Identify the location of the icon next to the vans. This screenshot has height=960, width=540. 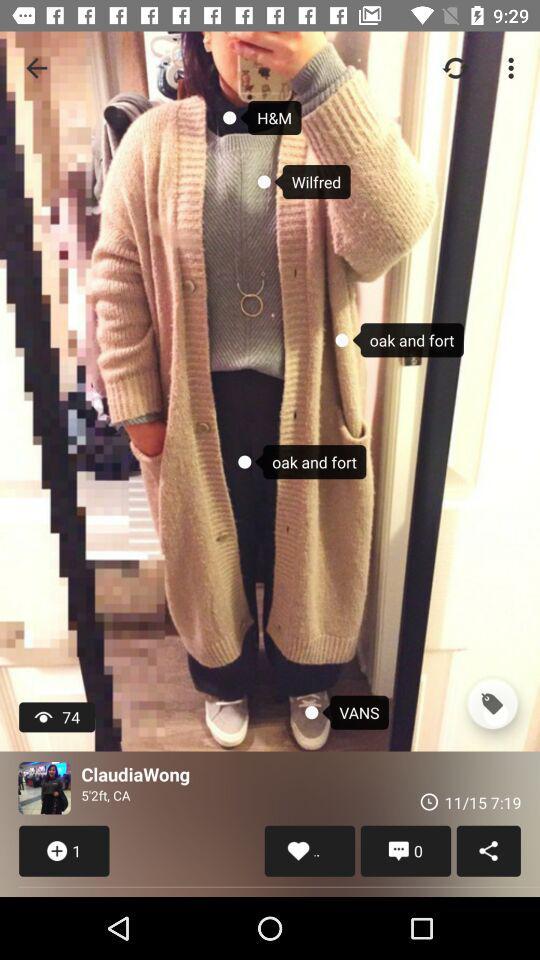
(491, 704).